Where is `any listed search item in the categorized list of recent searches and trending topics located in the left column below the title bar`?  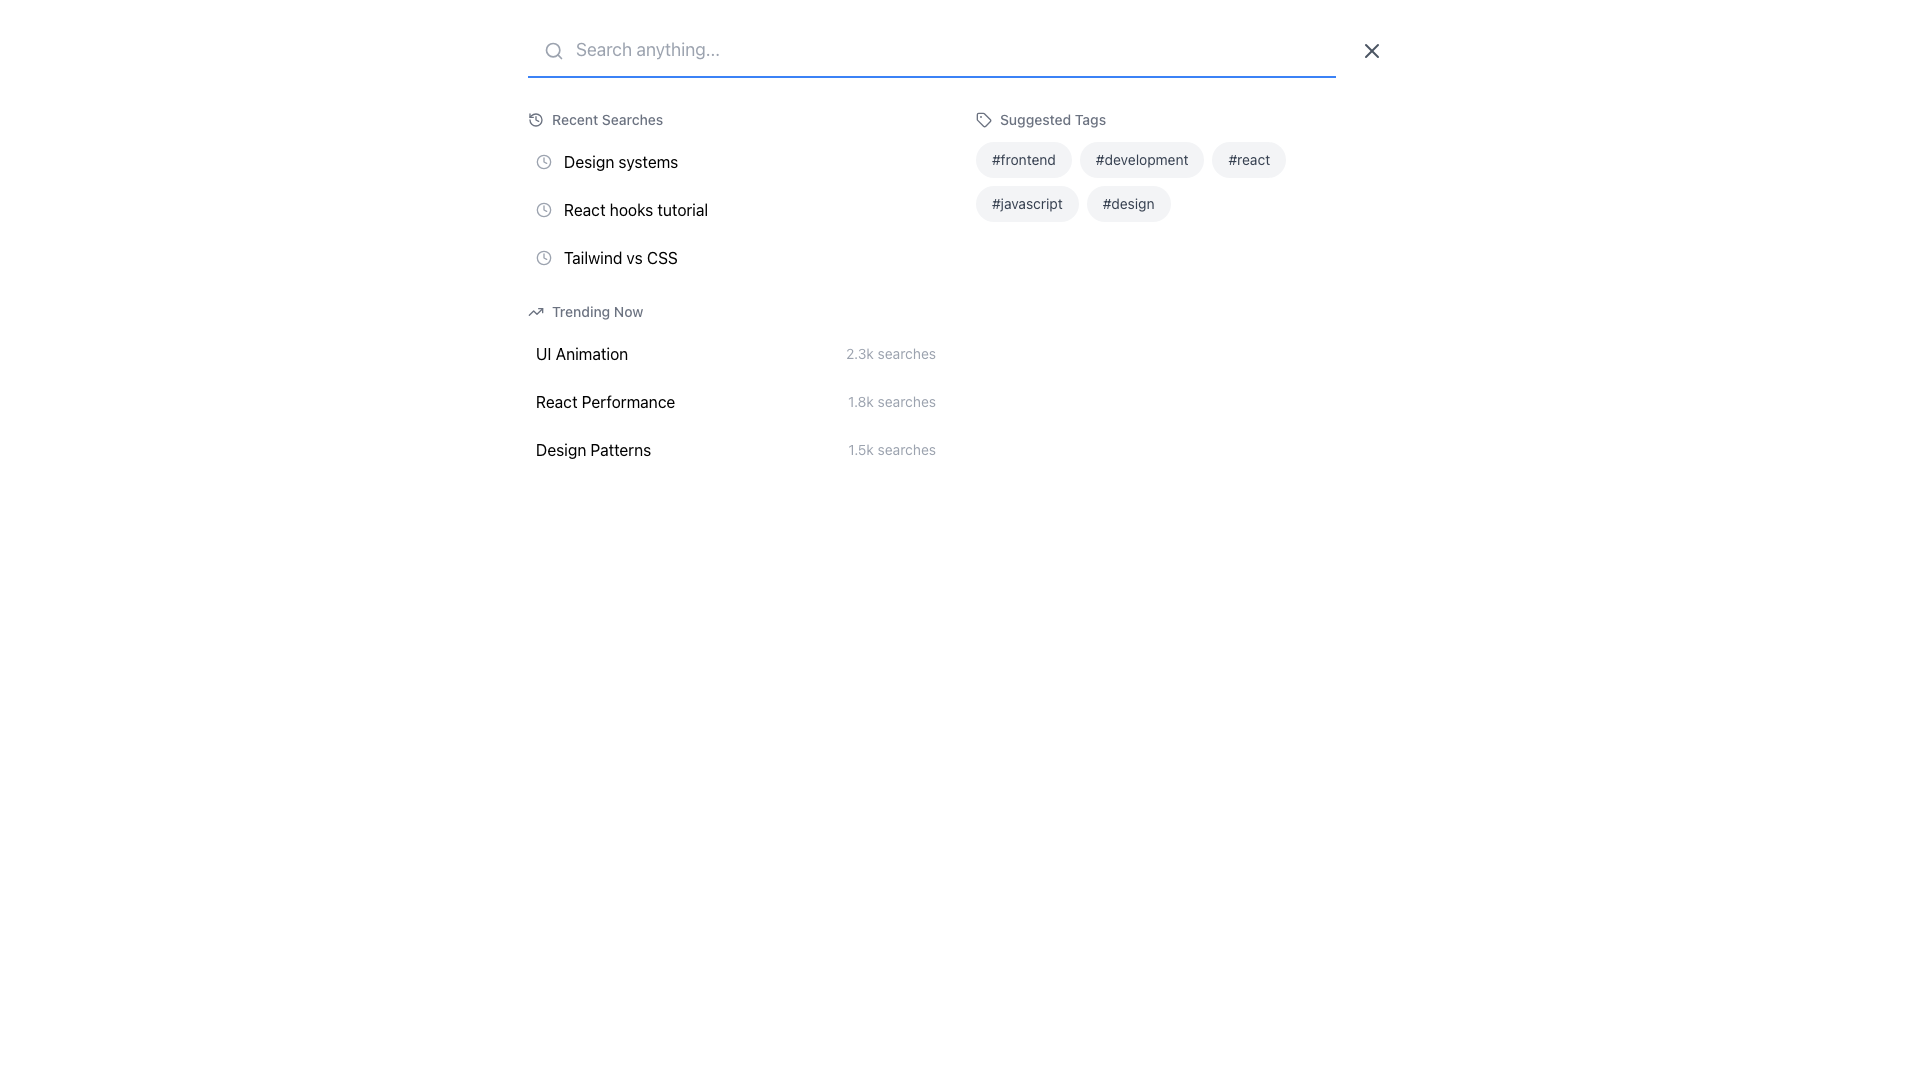 any listed search item in the categorized list of recent searches and trending topics located in the left column below the title bar is located at coordinates (734, 289).